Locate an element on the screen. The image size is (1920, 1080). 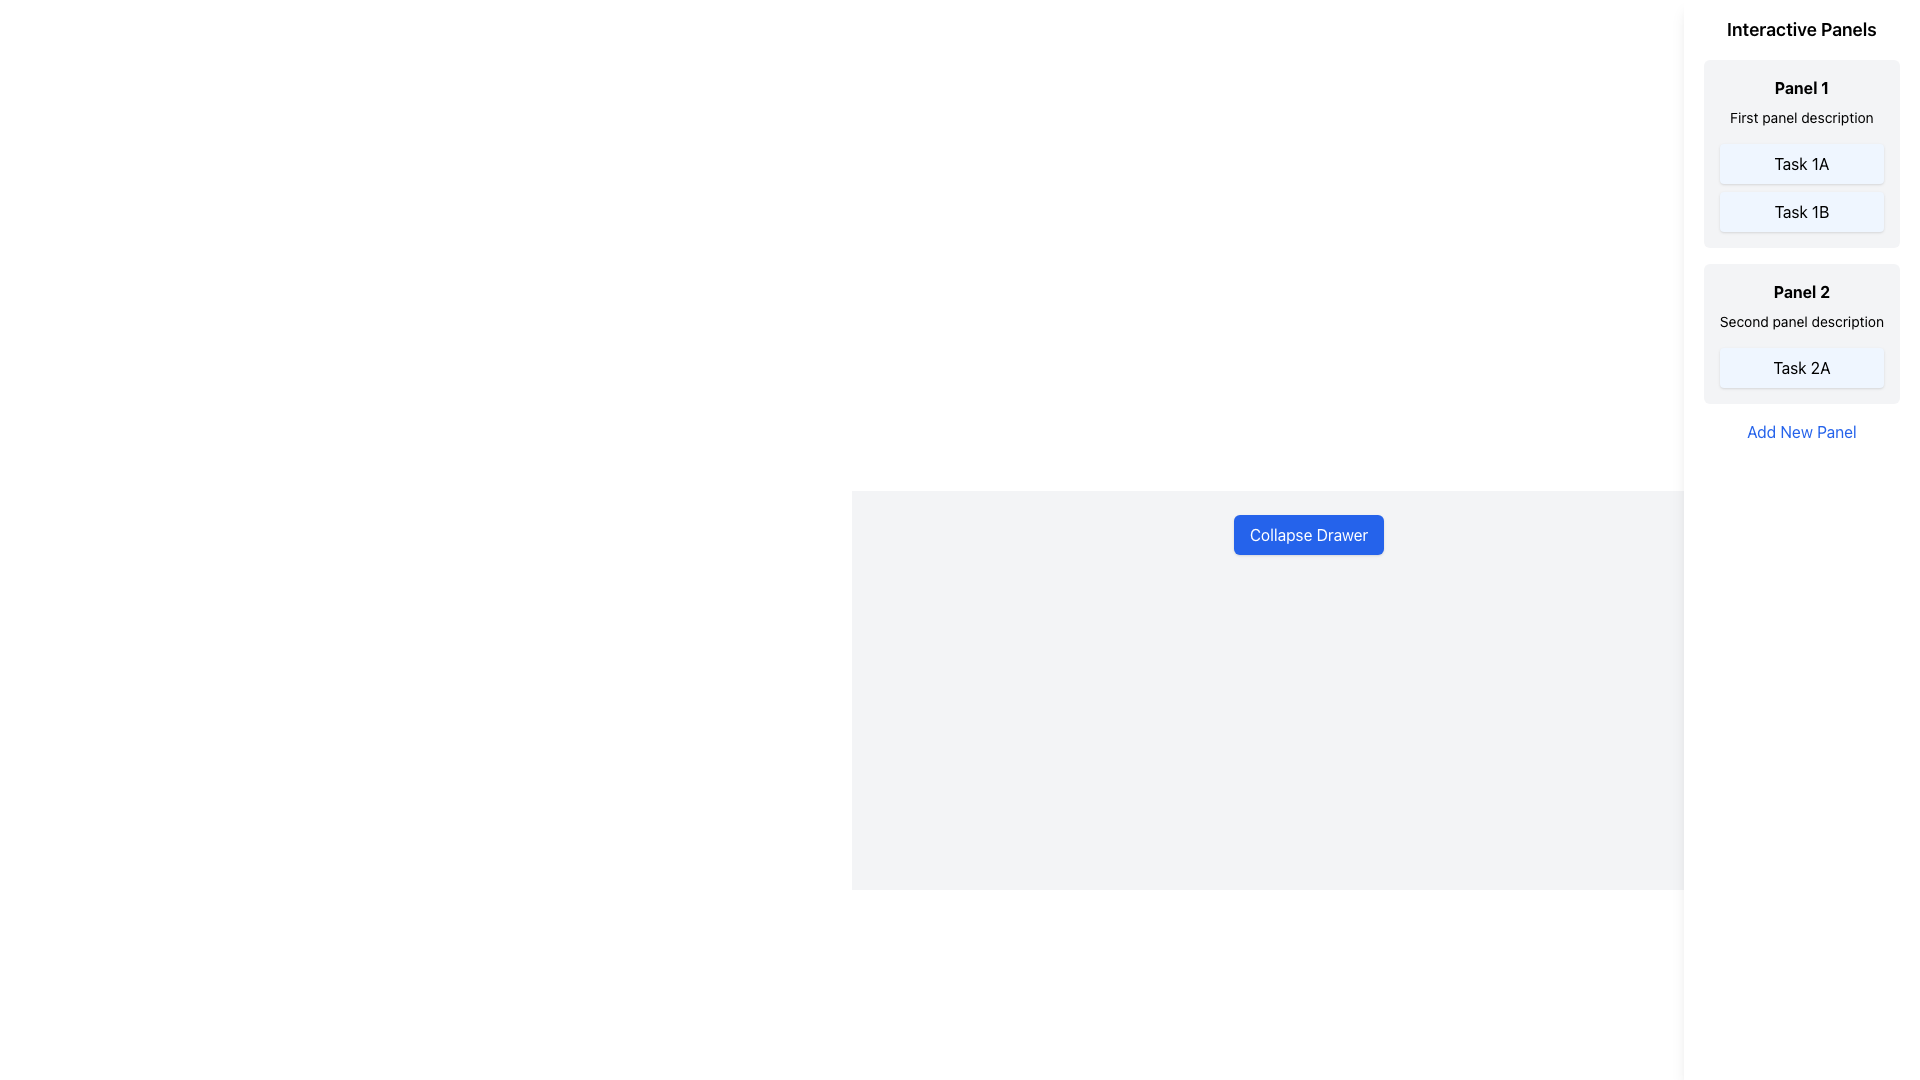
the text label reading 'Second panel description', which is part of the panel header for 'Panel 2' is located at coordinates (1801, 320).